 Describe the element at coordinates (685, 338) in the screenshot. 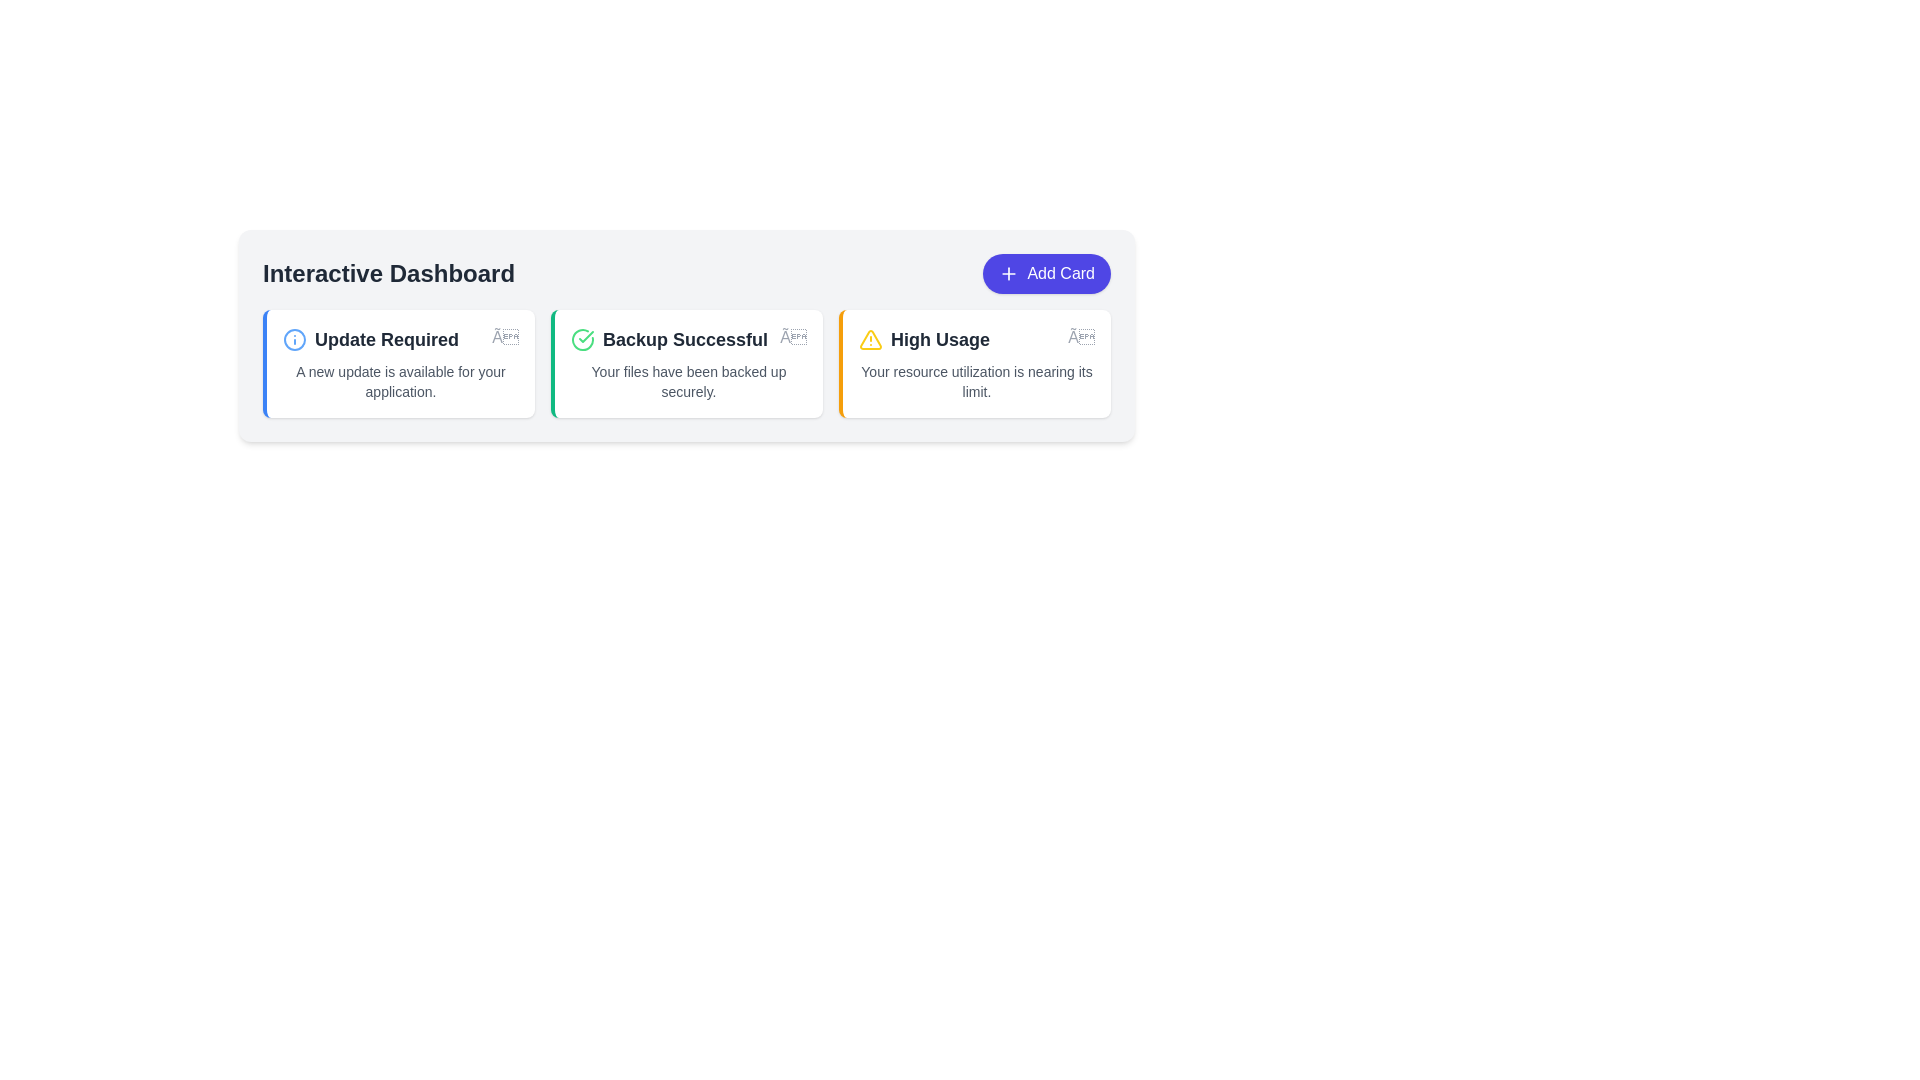

I see `the text label indicating successful completion of a backup process, which is centrally located between the 'Update Required' and 'High Usage' cards` at that location.